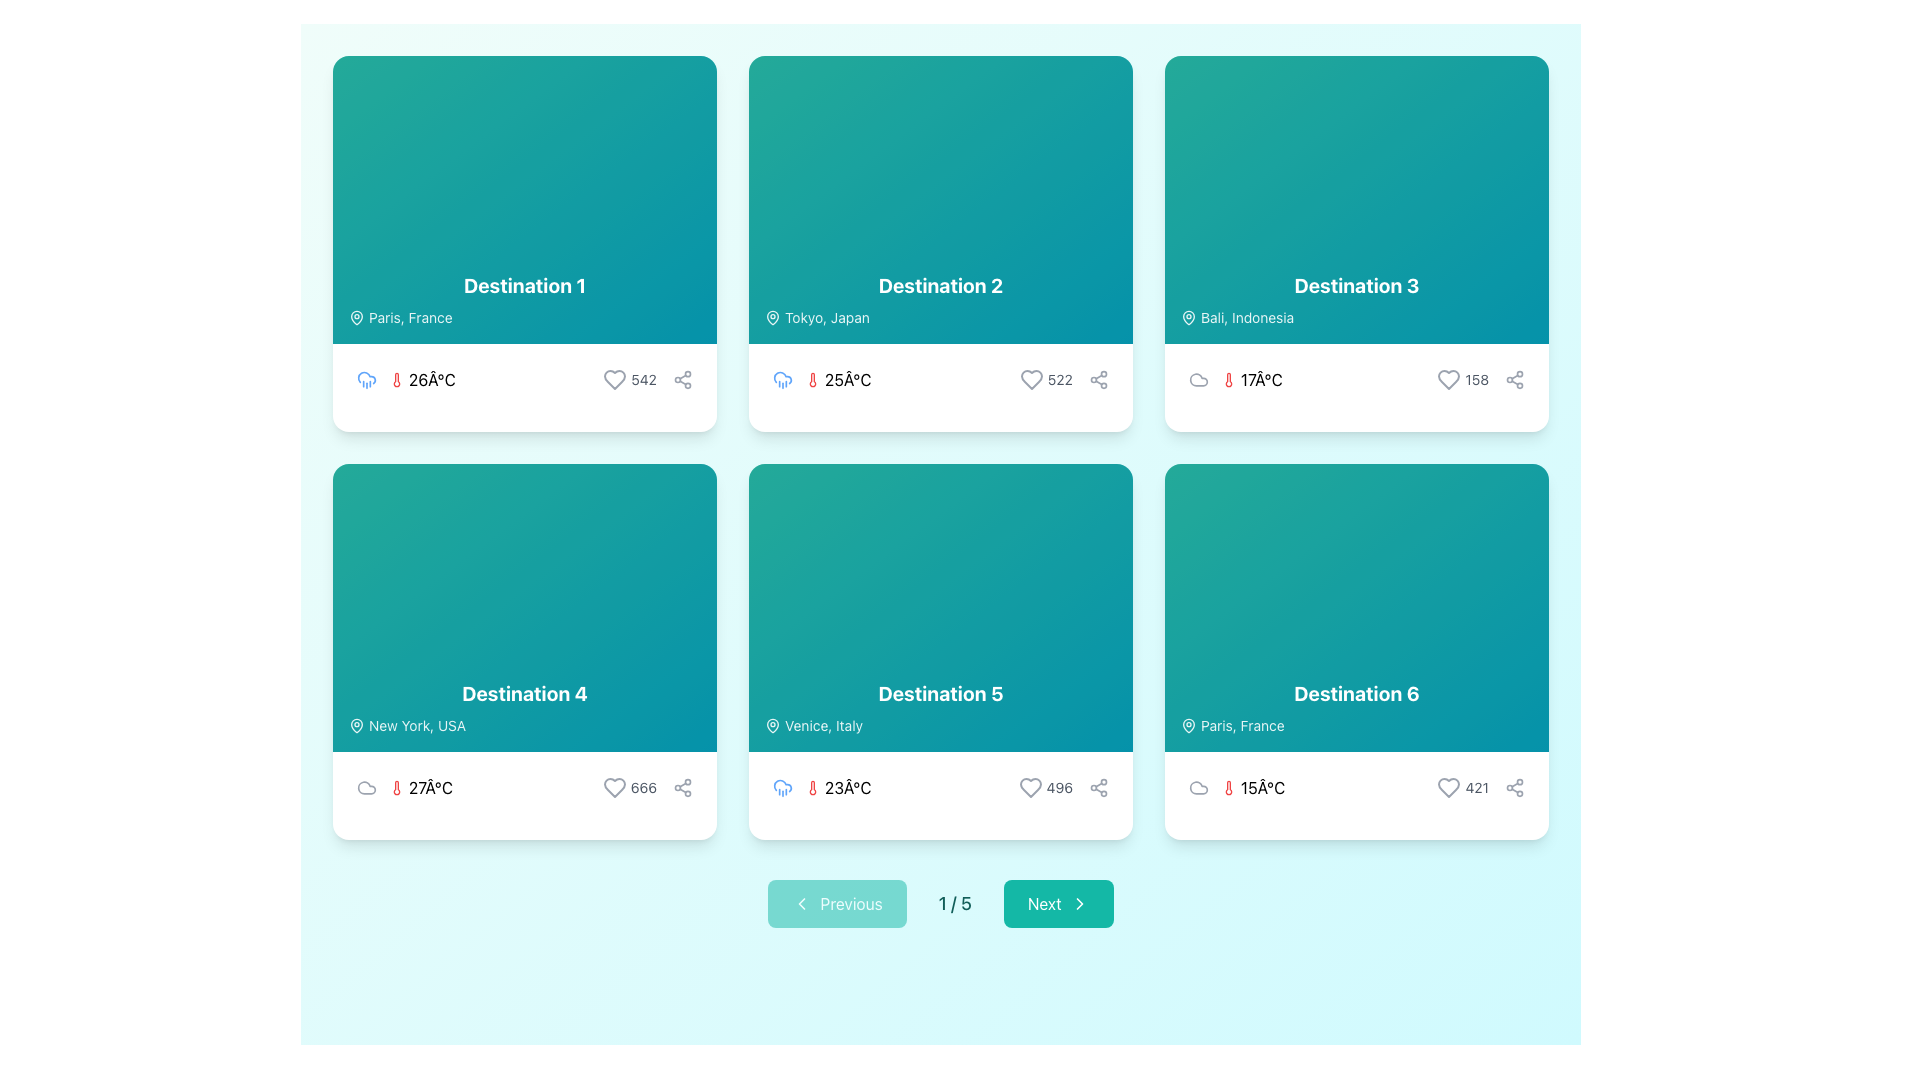 The height and width of the screenshot is (1080, 1920). Describe the element at coordinates (1031, 380) in the screenshot. I see `the button that allows users to indicate their preference for the travel destination associated with 'Destination 2', located to the left of the number '522'` at that location.